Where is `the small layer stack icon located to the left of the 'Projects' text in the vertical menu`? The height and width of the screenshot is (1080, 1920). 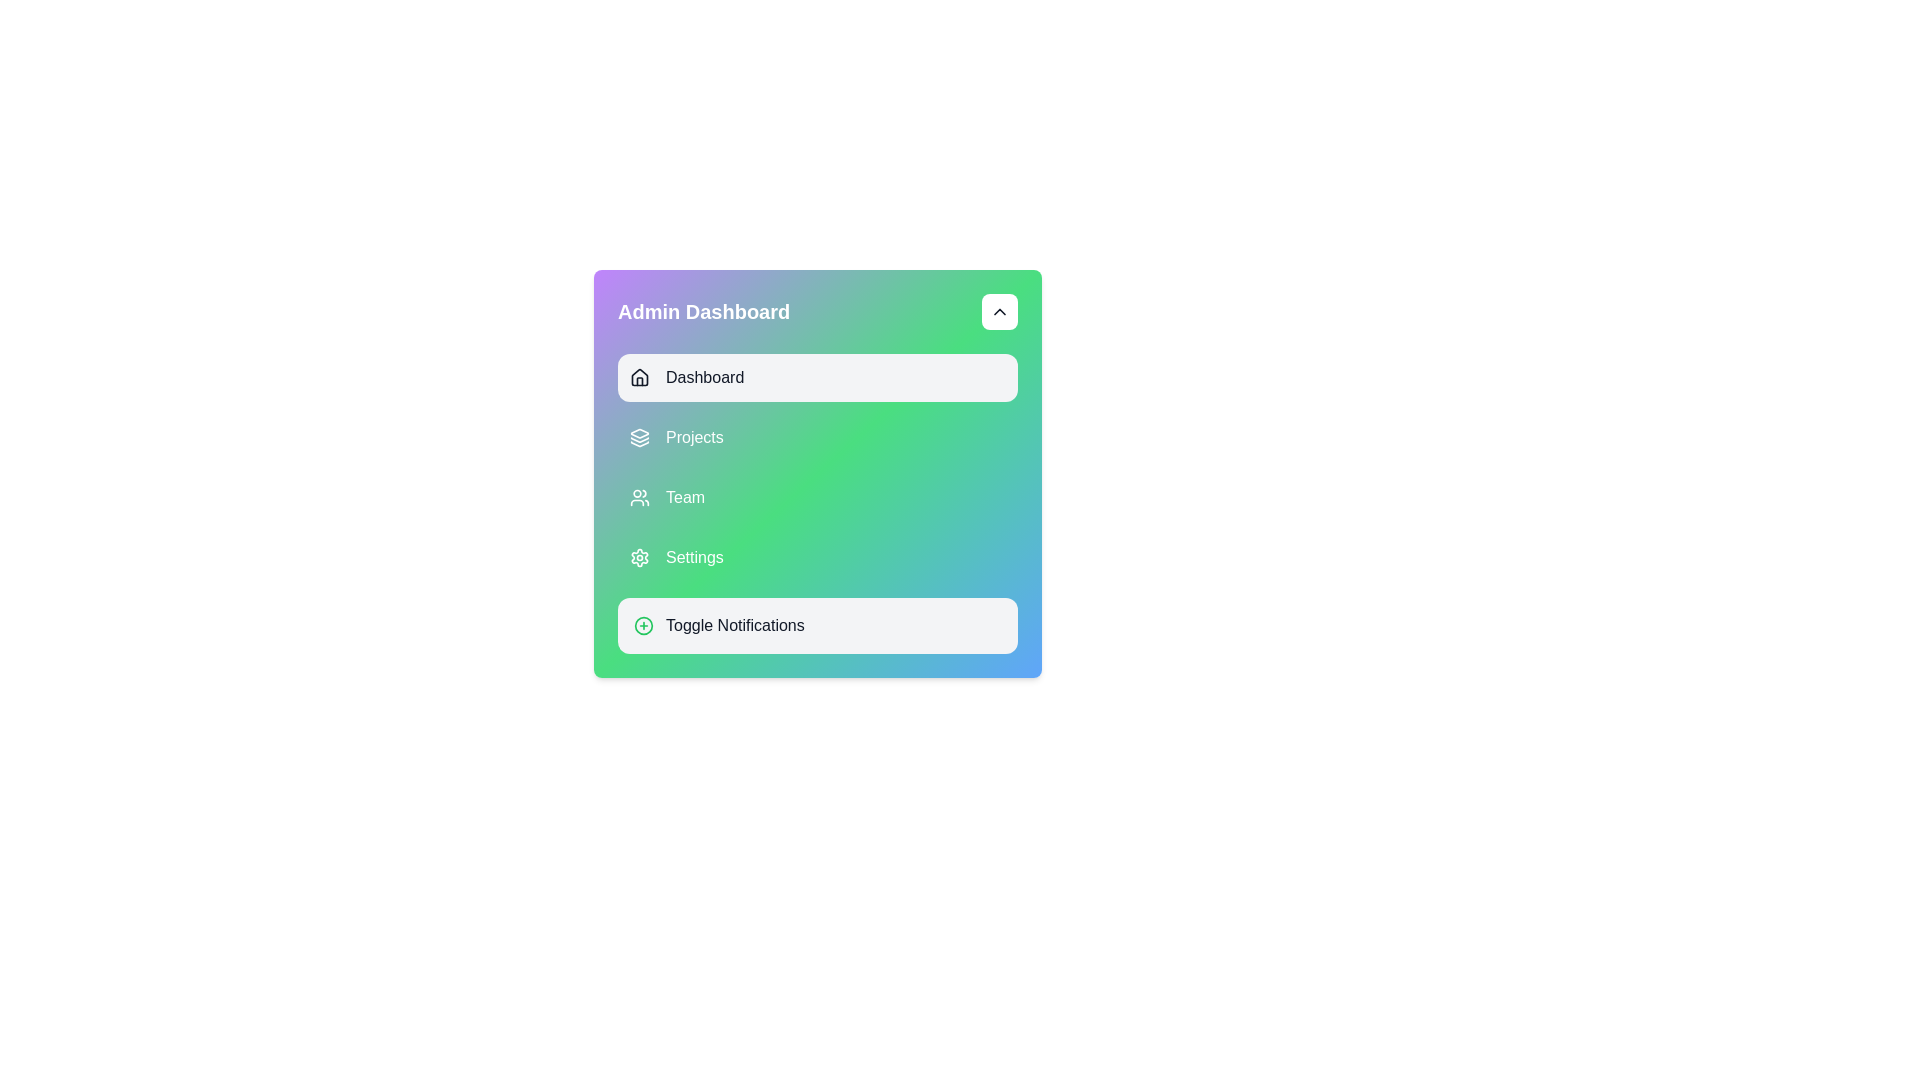
the small layer stack icon located to the left of the 'Projects' text in the vertical menu is located at coordinates (638, 437).